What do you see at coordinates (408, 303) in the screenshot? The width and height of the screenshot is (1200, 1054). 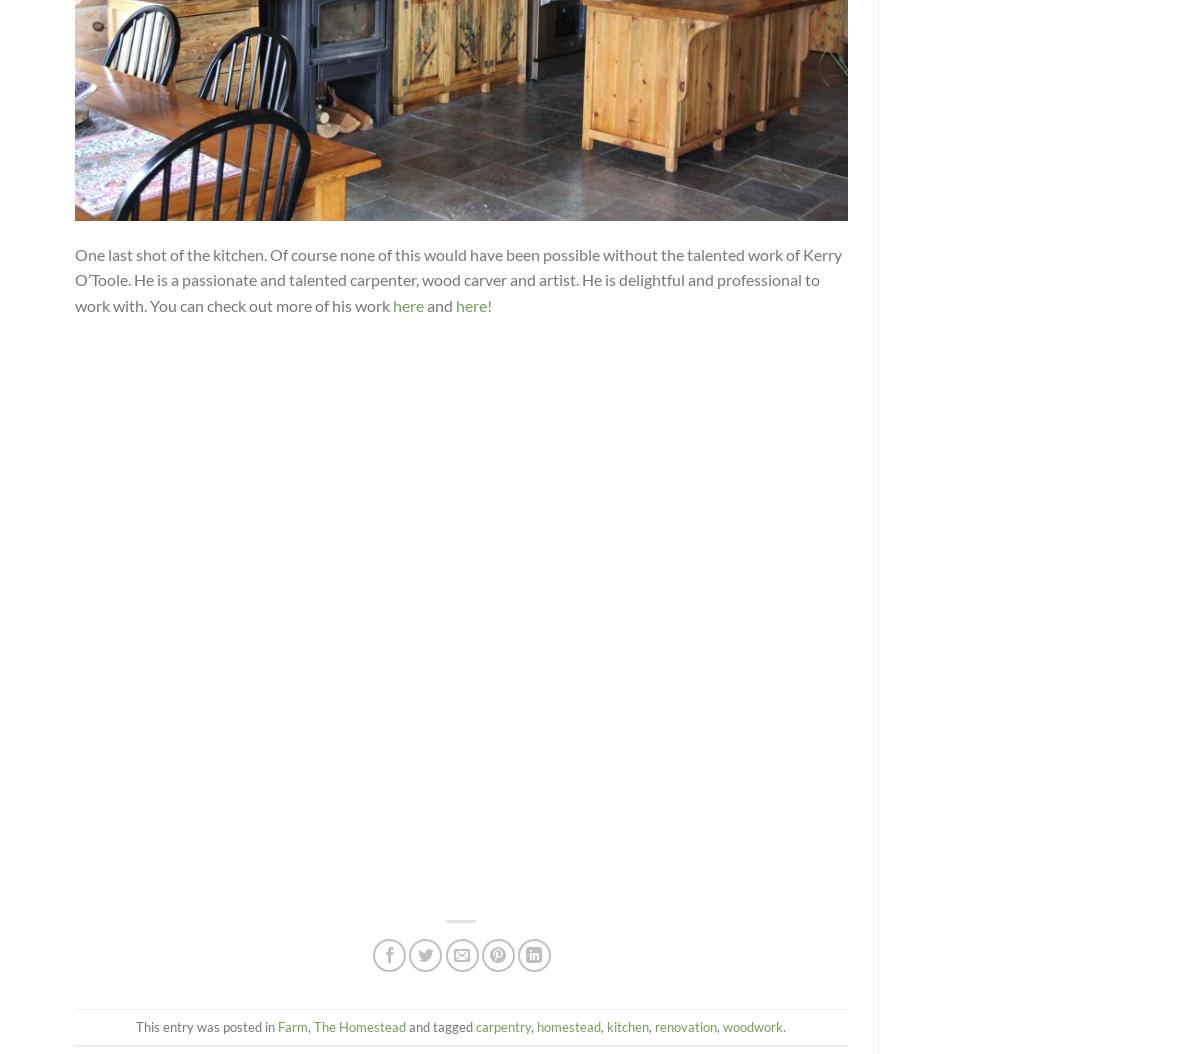 I see `'here'` at bounding box center [408, 303].